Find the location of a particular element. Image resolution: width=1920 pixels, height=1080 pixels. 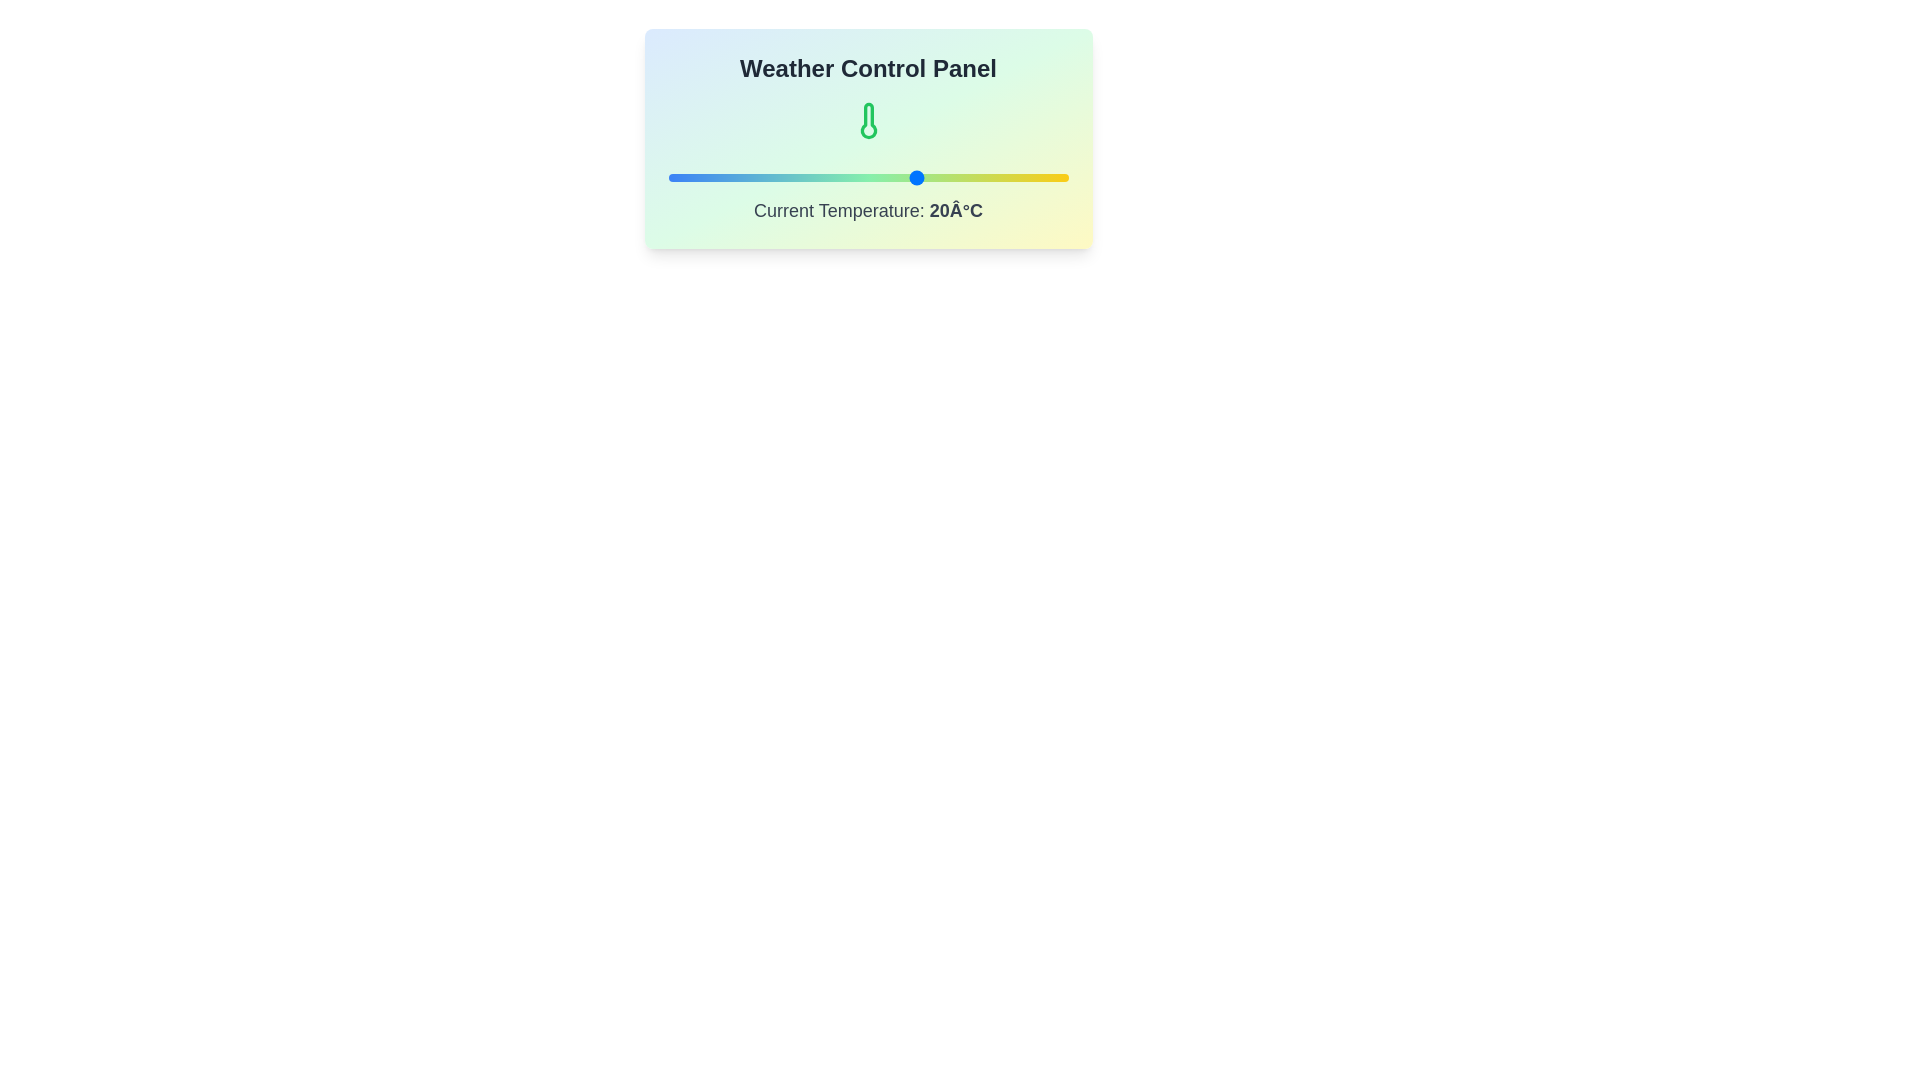

the temperature to 35°C using the slider is located at coordinates (993, 176).